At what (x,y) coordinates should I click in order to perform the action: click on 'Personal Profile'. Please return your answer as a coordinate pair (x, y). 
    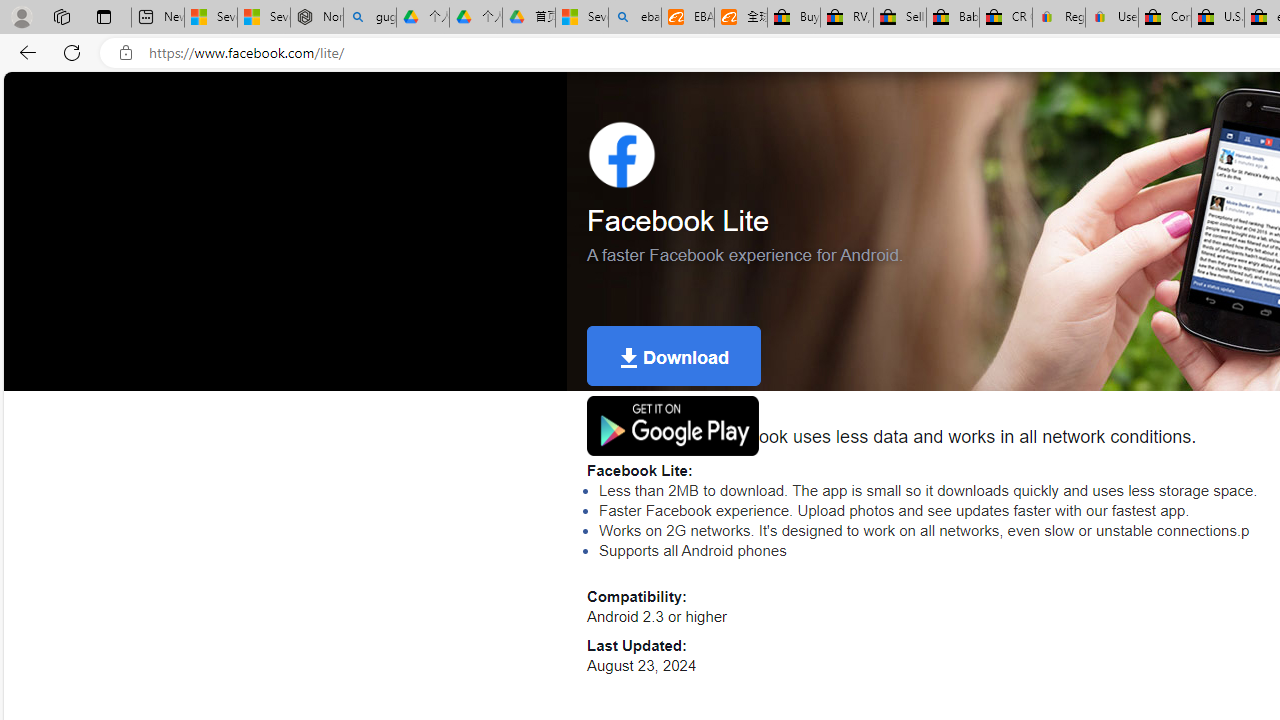
    Looking at the image, I should click on (21, 16).